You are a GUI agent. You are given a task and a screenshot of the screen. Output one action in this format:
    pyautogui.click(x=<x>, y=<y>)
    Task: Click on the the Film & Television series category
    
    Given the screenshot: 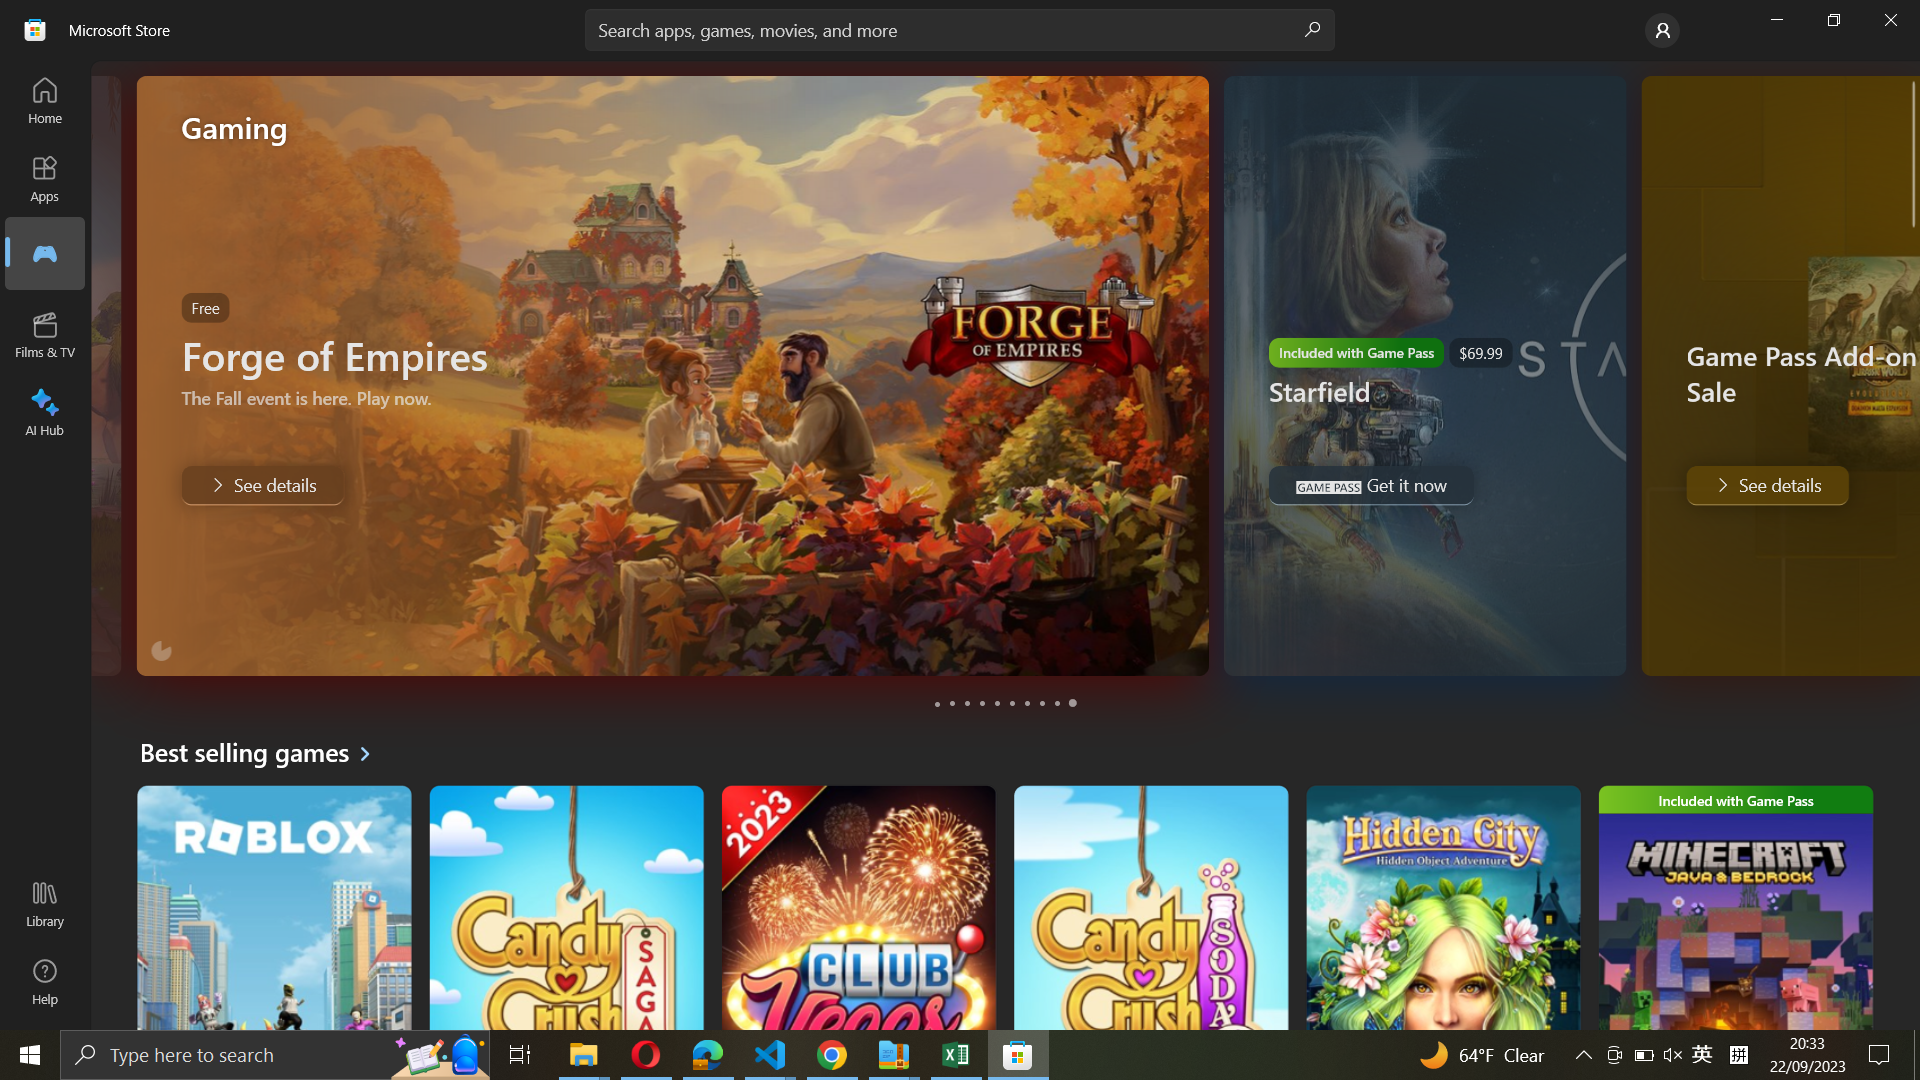 What is the action you would take?
    pyautogui.click(x=46, y=334)
    